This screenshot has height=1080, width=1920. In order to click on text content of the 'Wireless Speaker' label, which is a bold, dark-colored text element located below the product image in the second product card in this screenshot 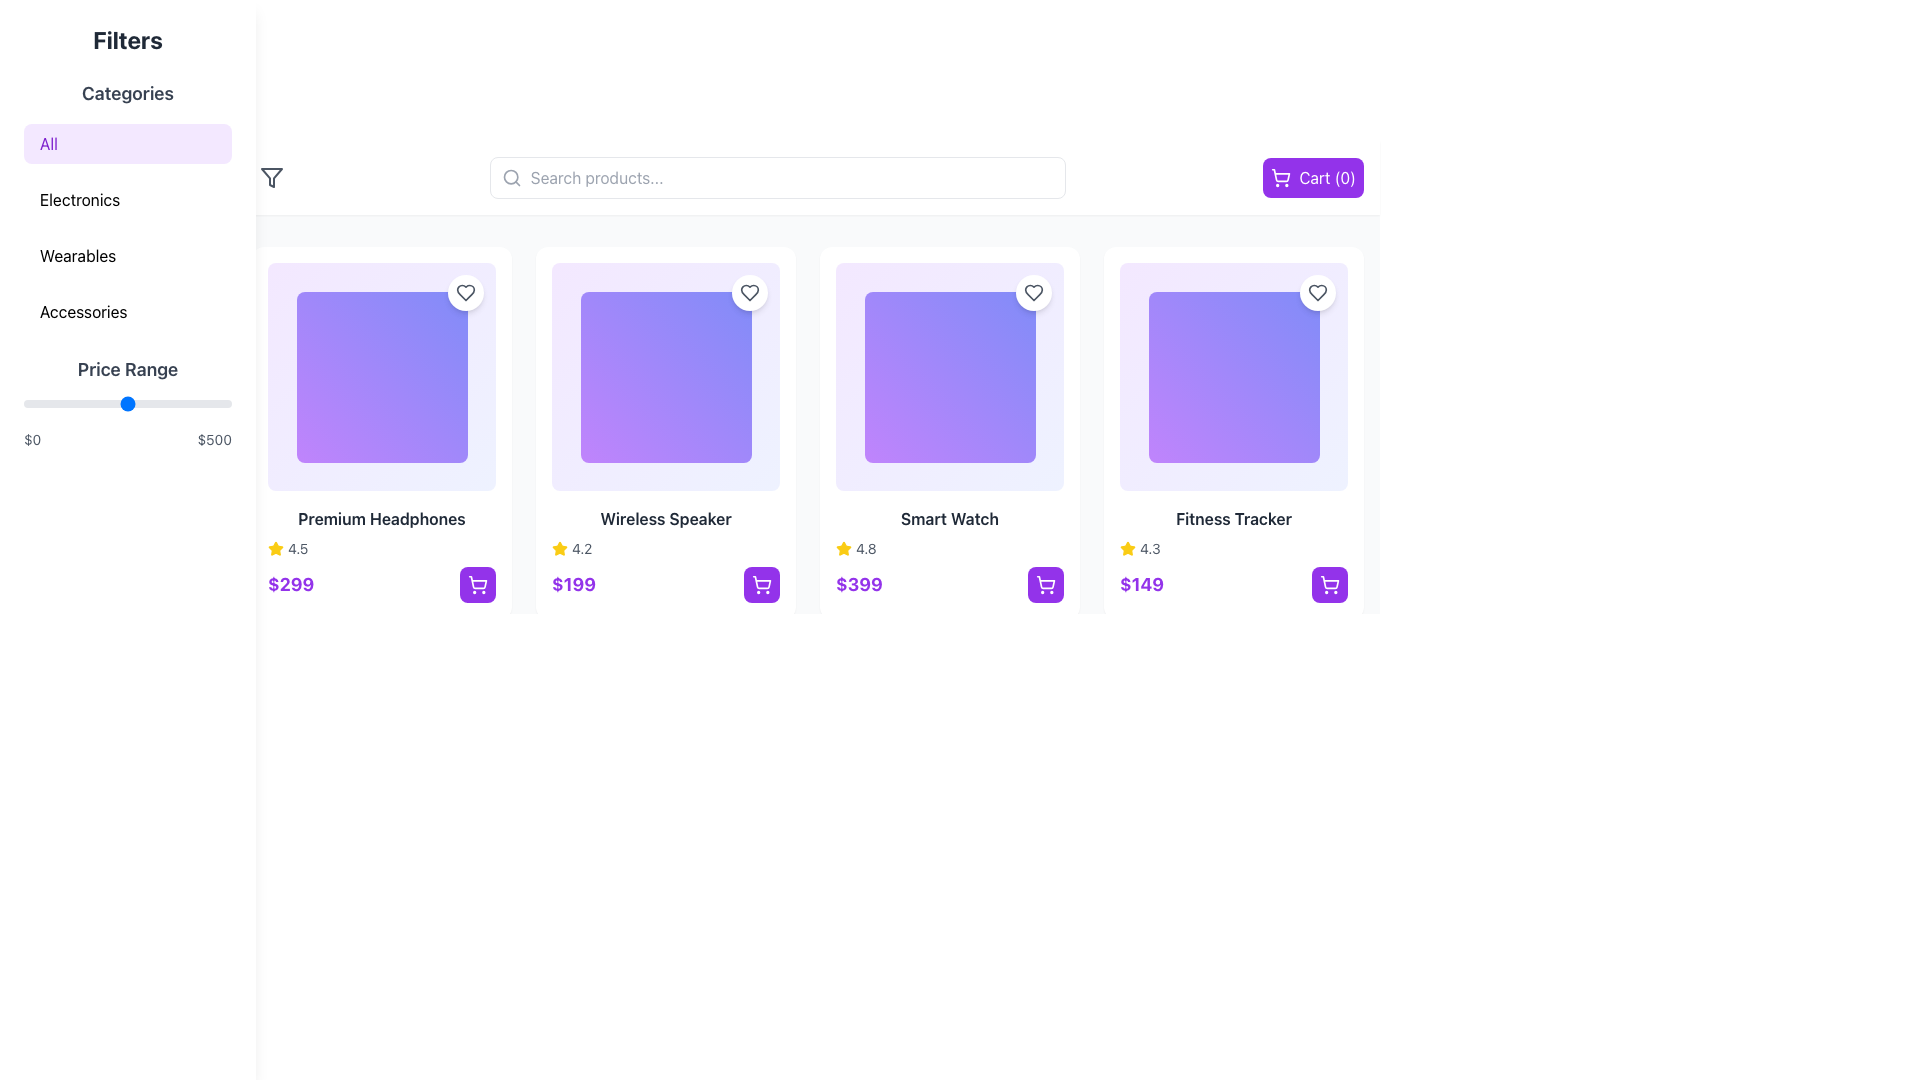, I will do `click(666, 518)`.